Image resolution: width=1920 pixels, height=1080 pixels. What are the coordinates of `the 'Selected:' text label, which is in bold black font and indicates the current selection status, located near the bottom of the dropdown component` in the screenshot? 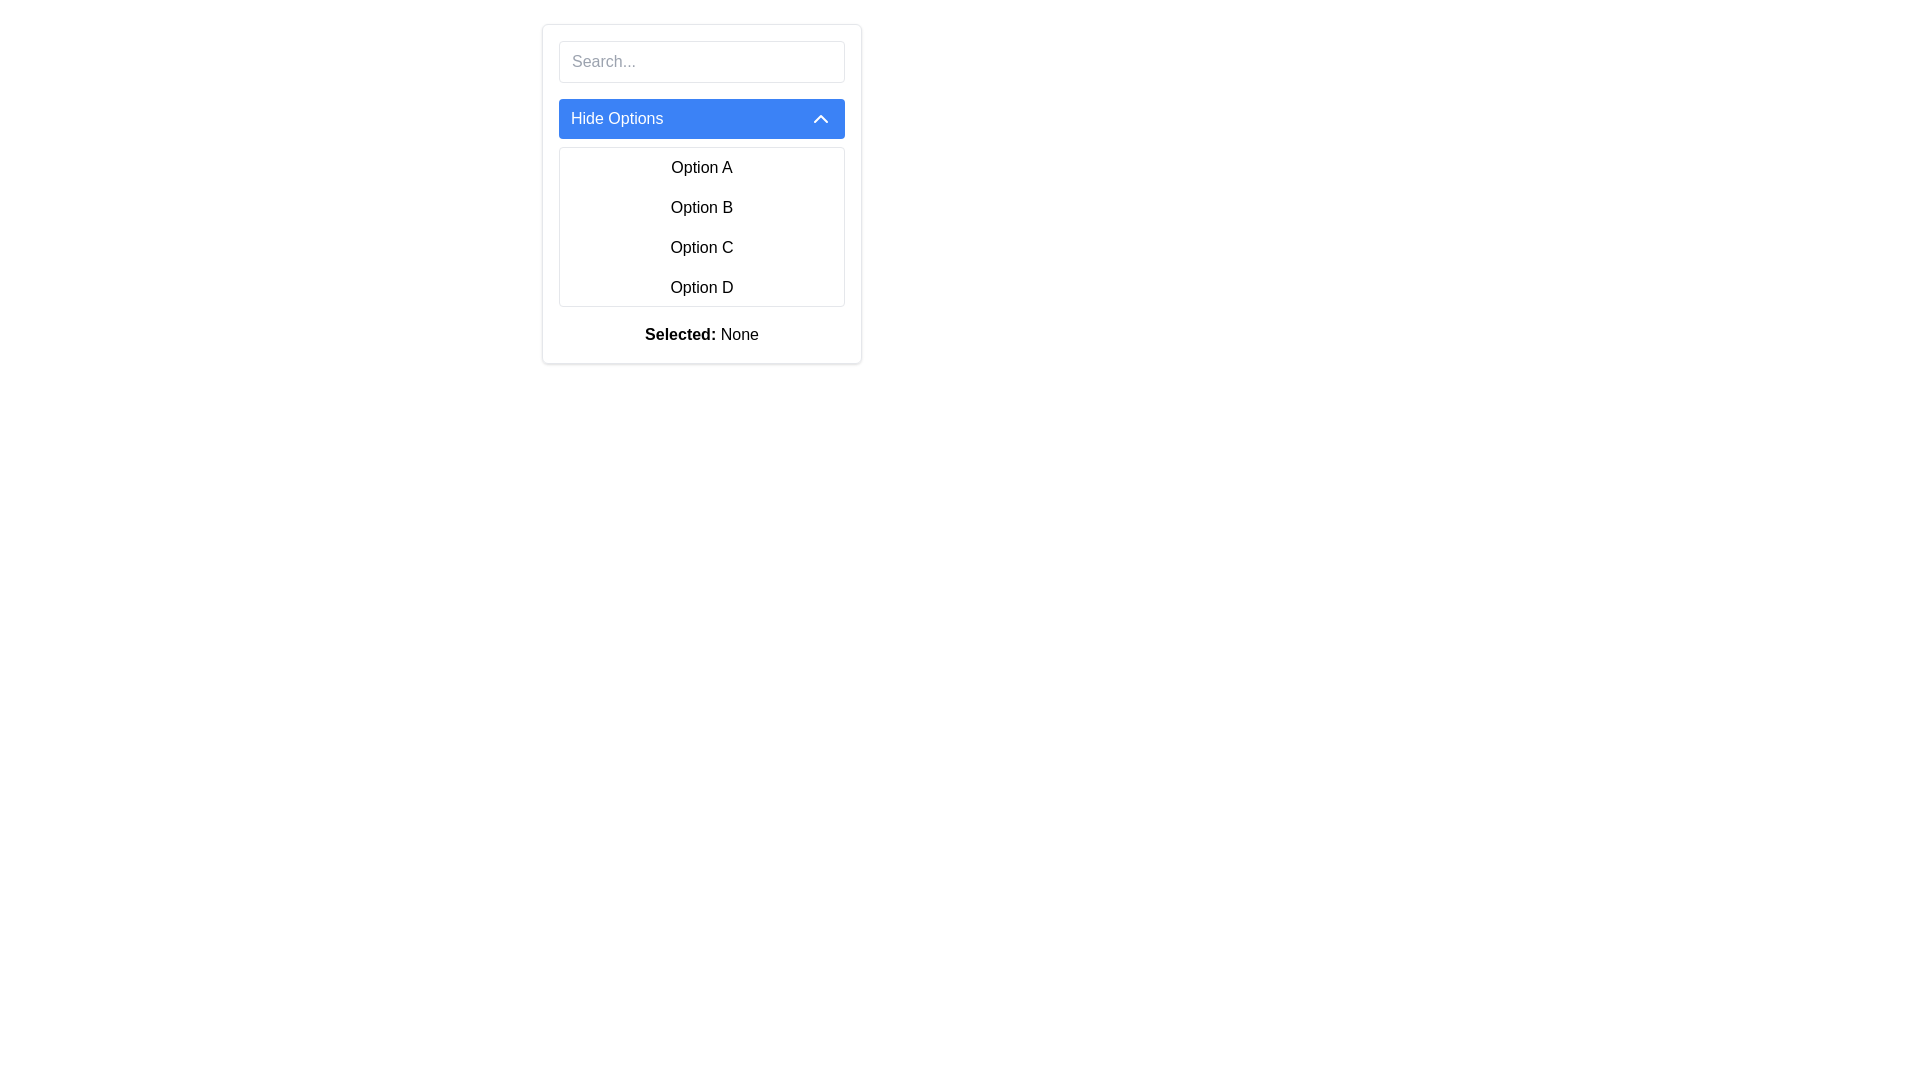 It's located at (680, 333).